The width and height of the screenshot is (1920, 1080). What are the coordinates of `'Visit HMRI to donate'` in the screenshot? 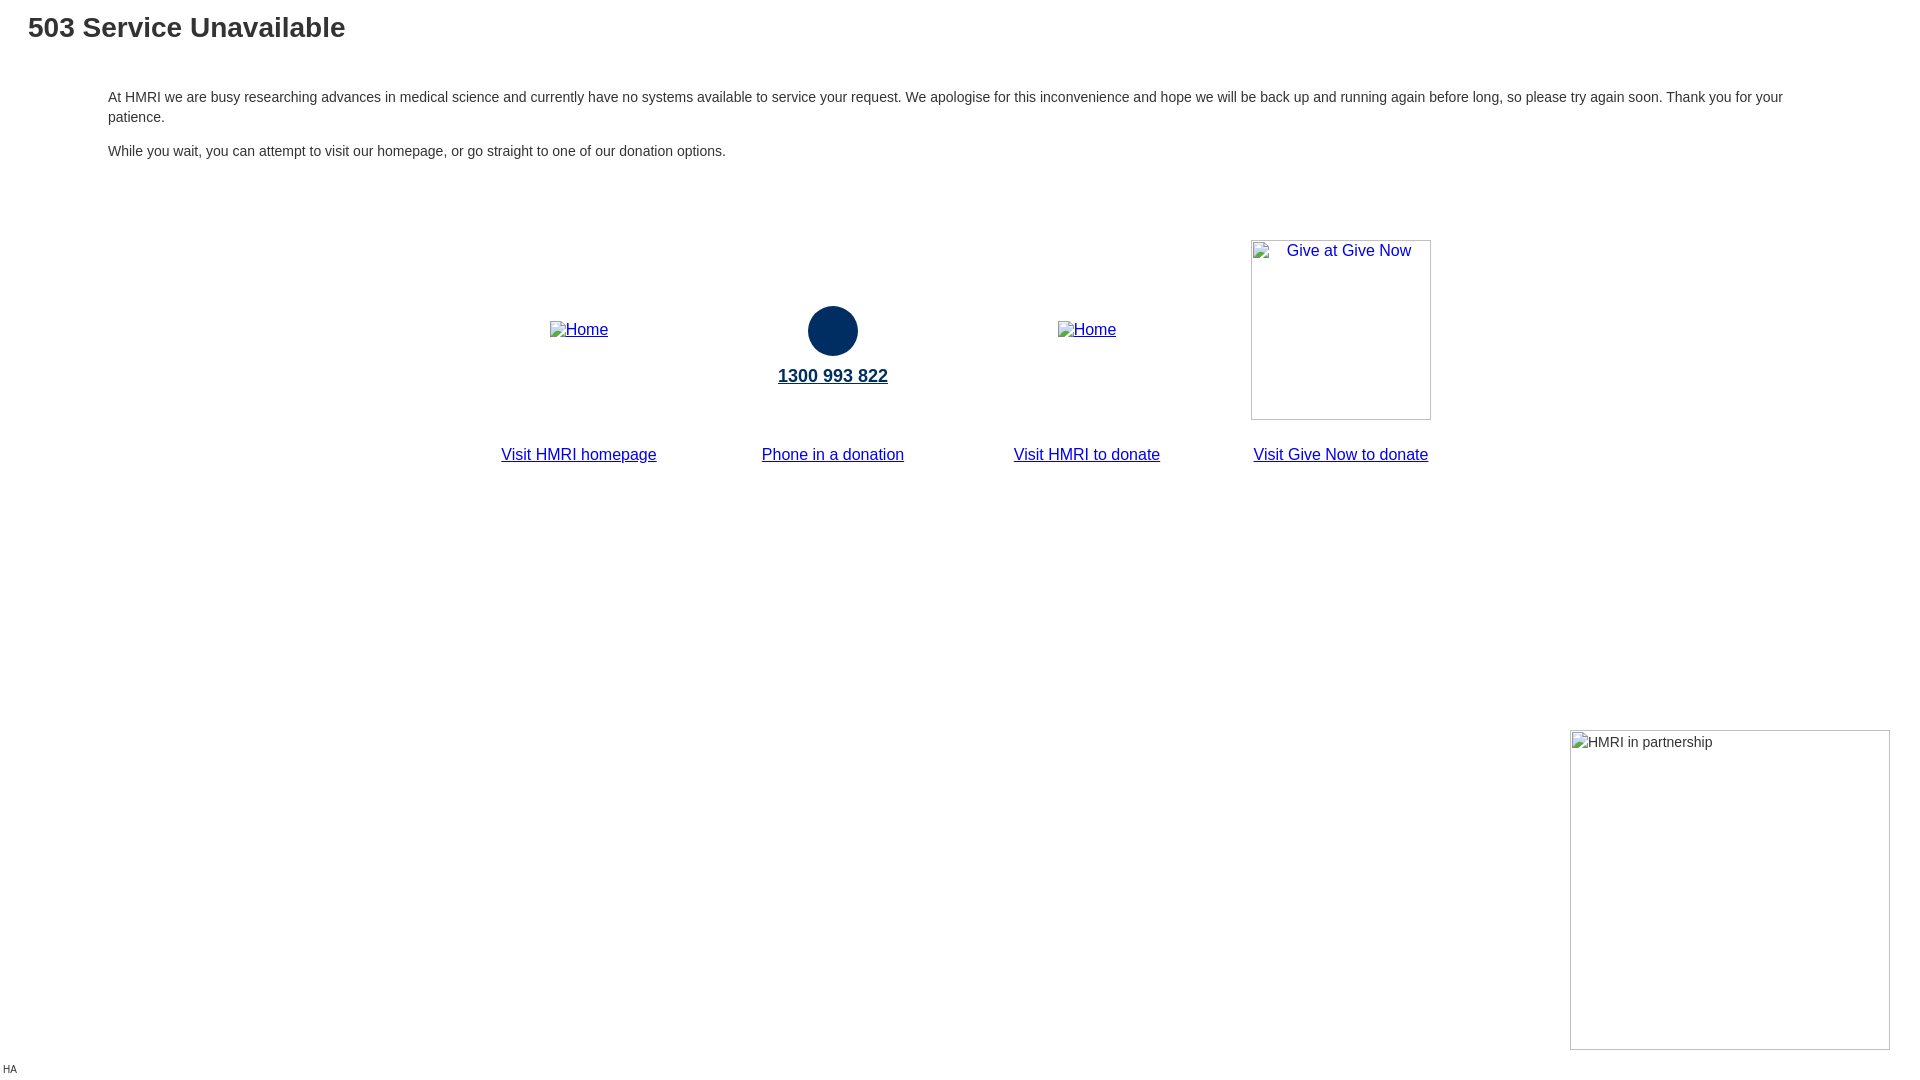 It's located at (1013, 454).